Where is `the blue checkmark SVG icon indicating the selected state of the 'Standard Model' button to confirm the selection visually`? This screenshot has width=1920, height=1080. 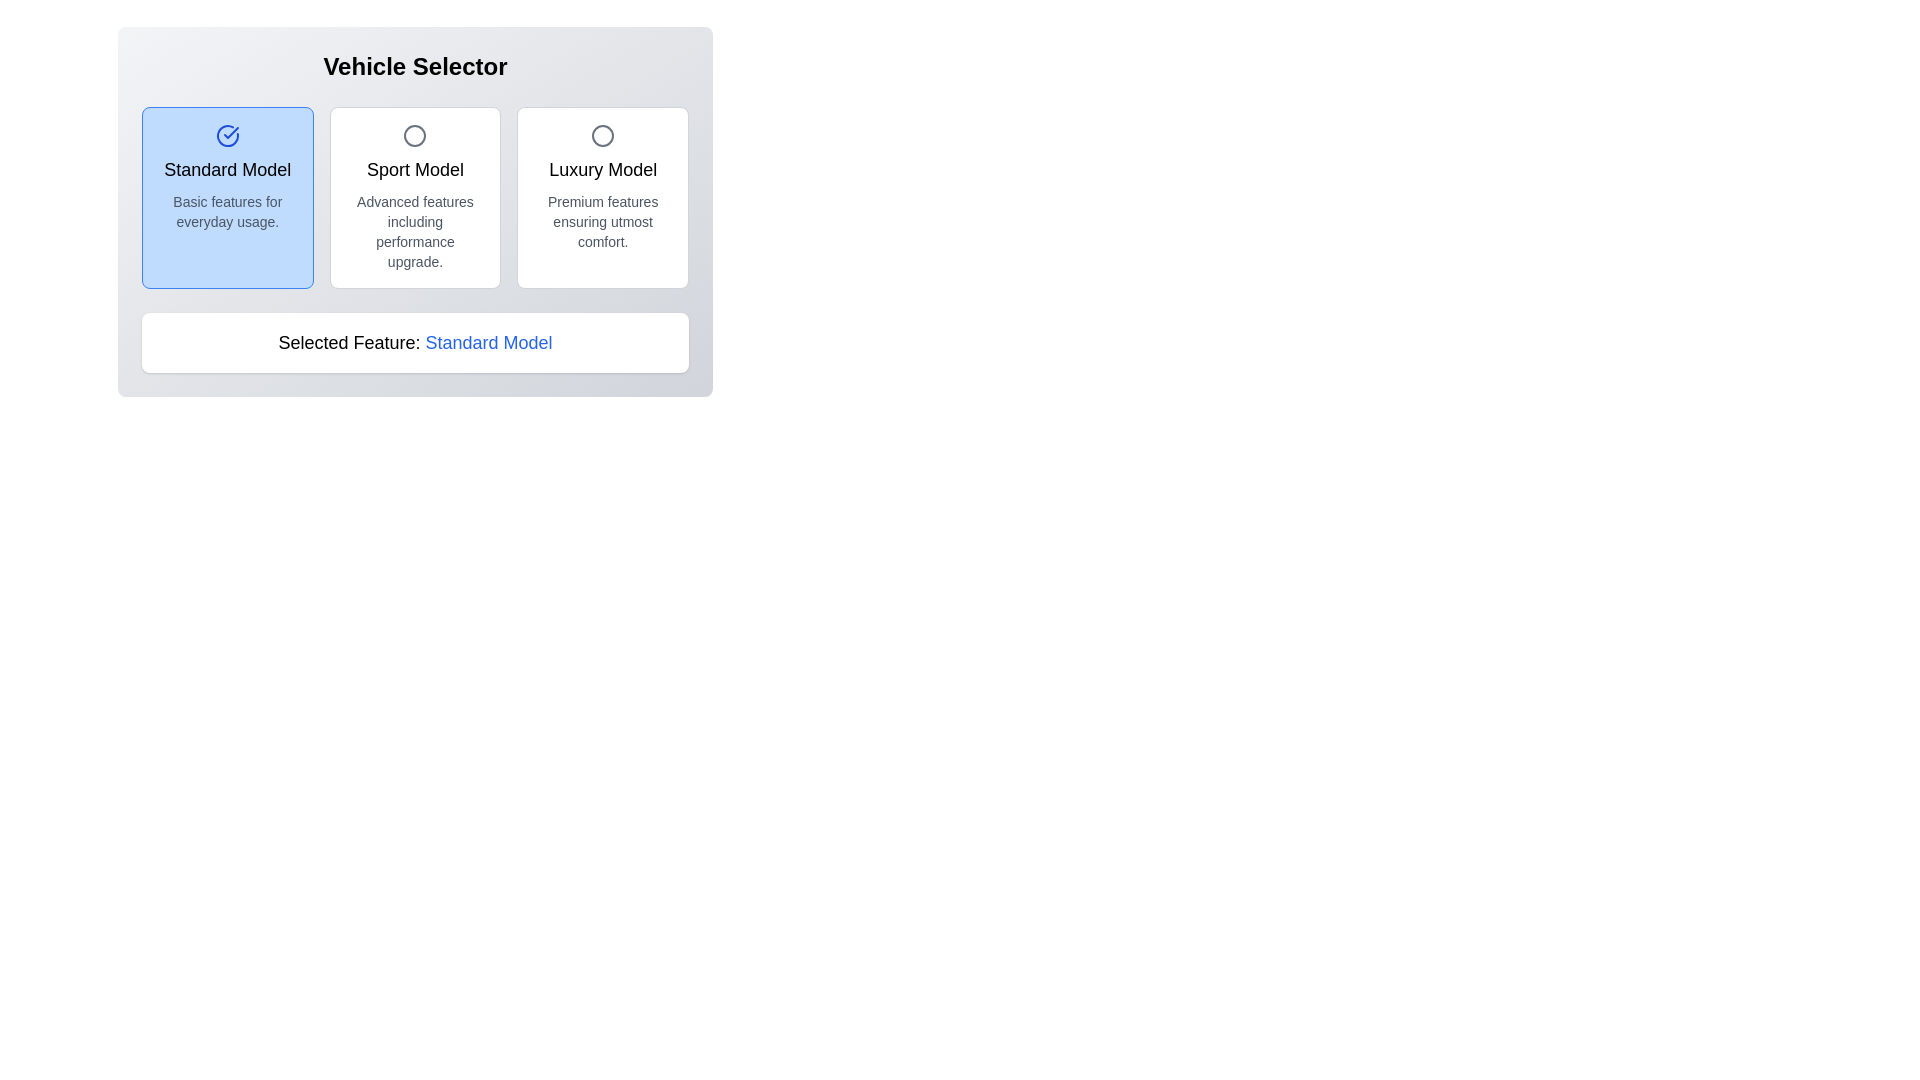
the blue checkmark SVG icon indicating the selected state of the 'Standard Model' button to confirm the selection visually is located at coordinates (231, 132).